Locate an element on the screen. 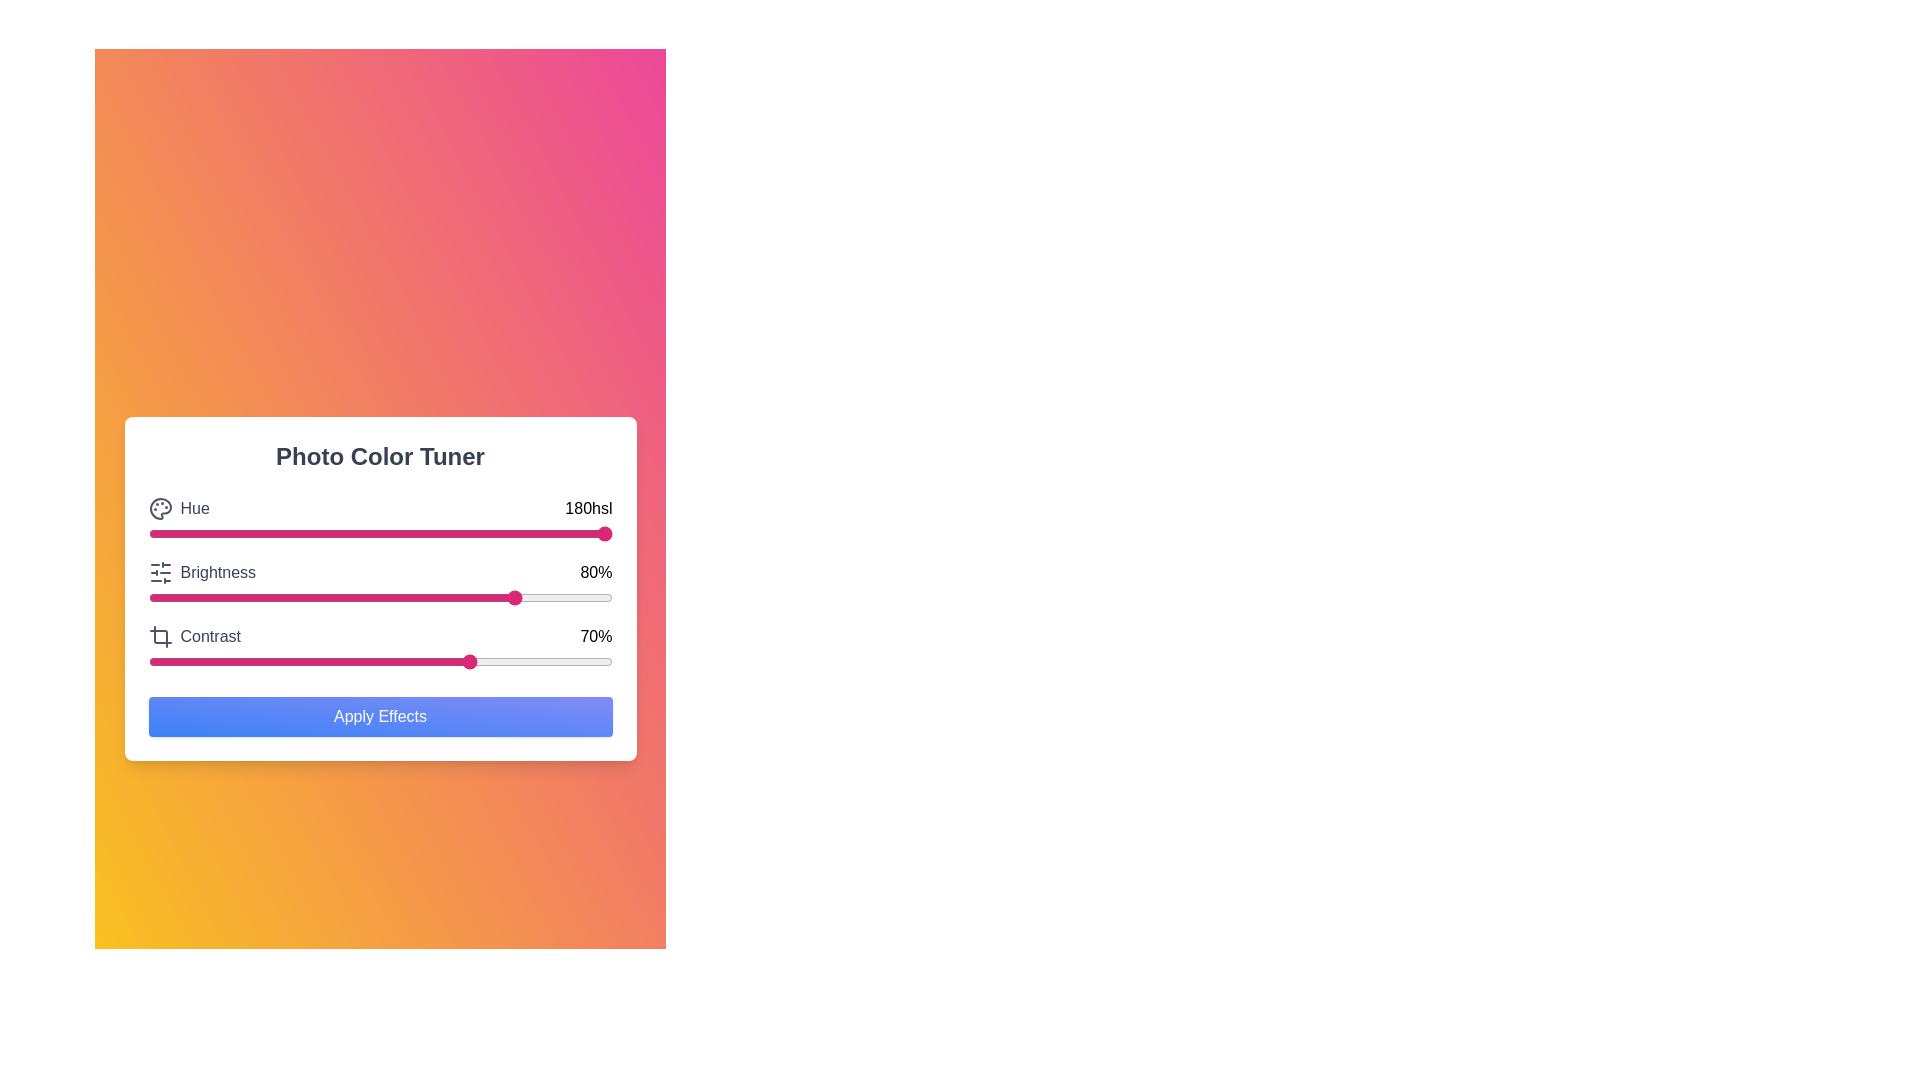 This screenshot has width=1920, height=1080. the hue slider to set the hue value to 40 is located at coordinates (334, 532).